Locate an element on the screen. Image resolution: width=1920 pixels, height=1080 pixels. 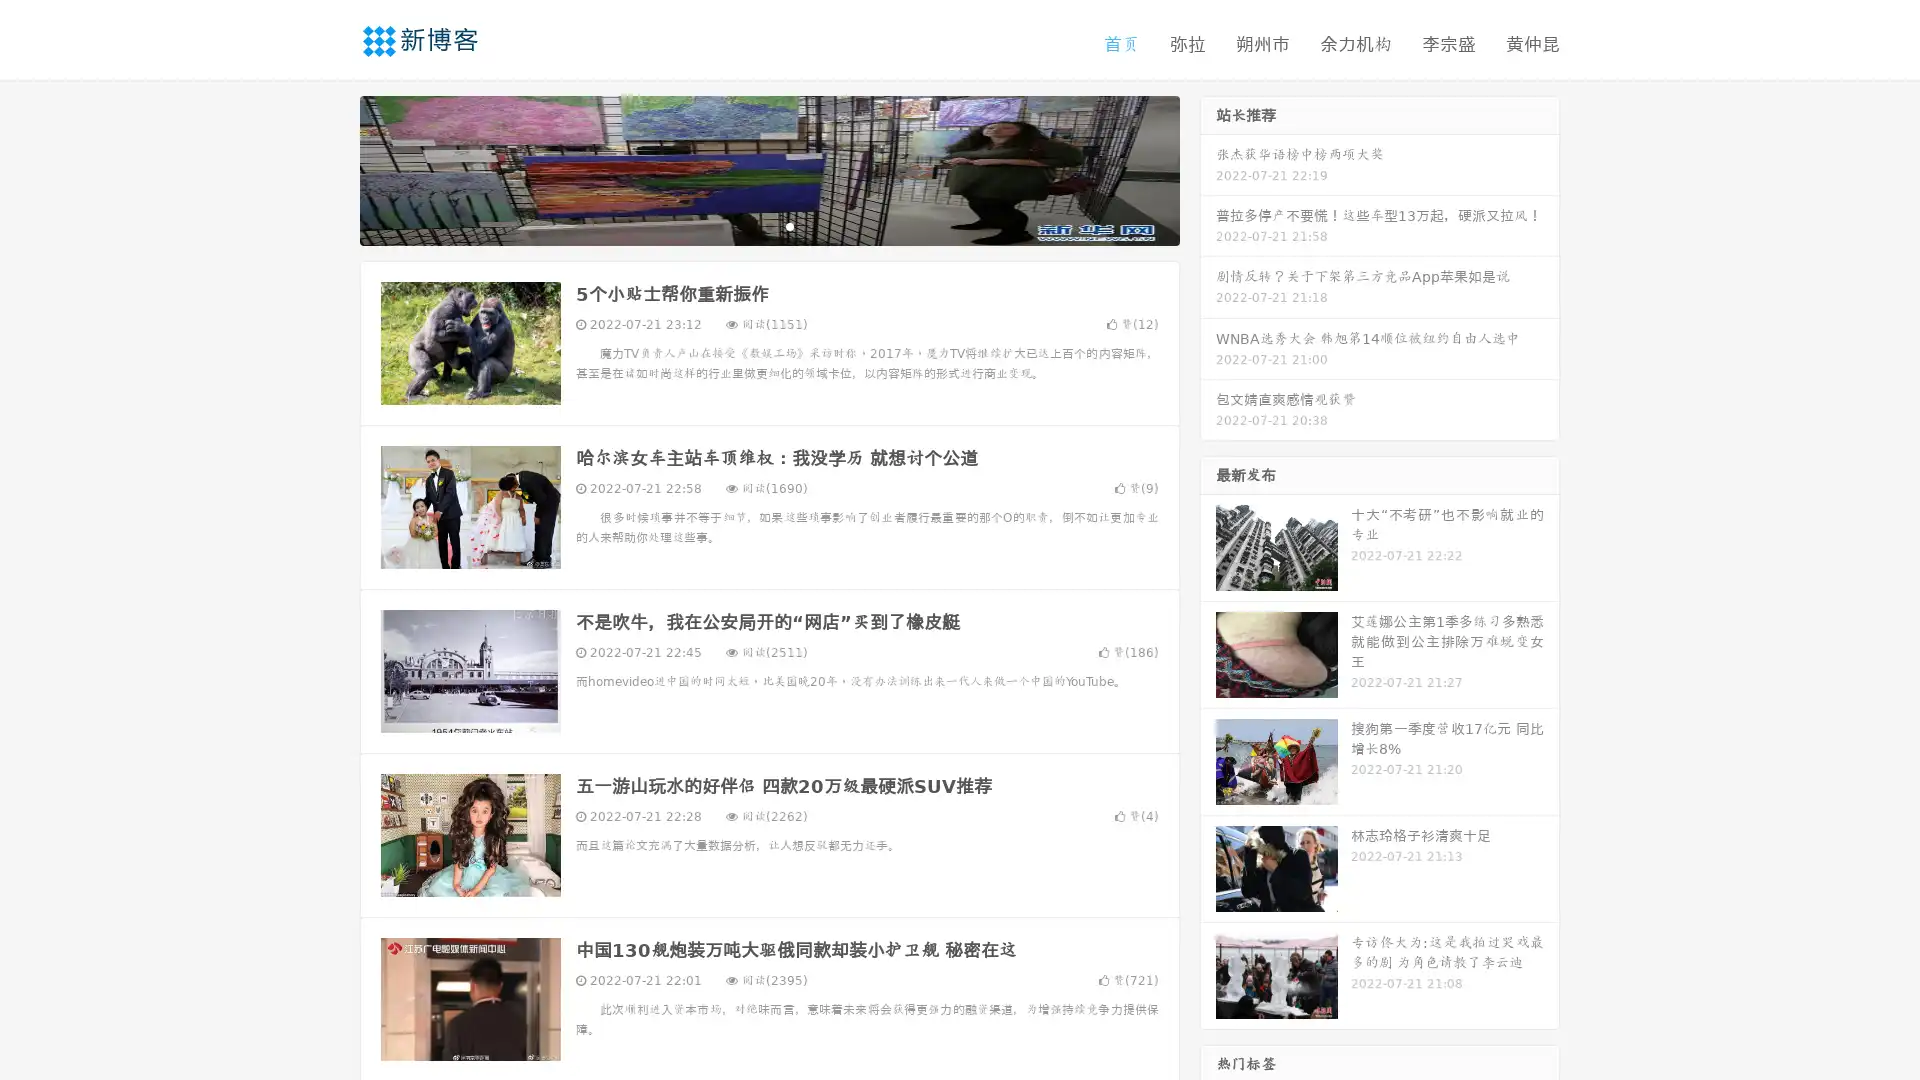
Go to slide 1 is located at coordinates (748, 225).